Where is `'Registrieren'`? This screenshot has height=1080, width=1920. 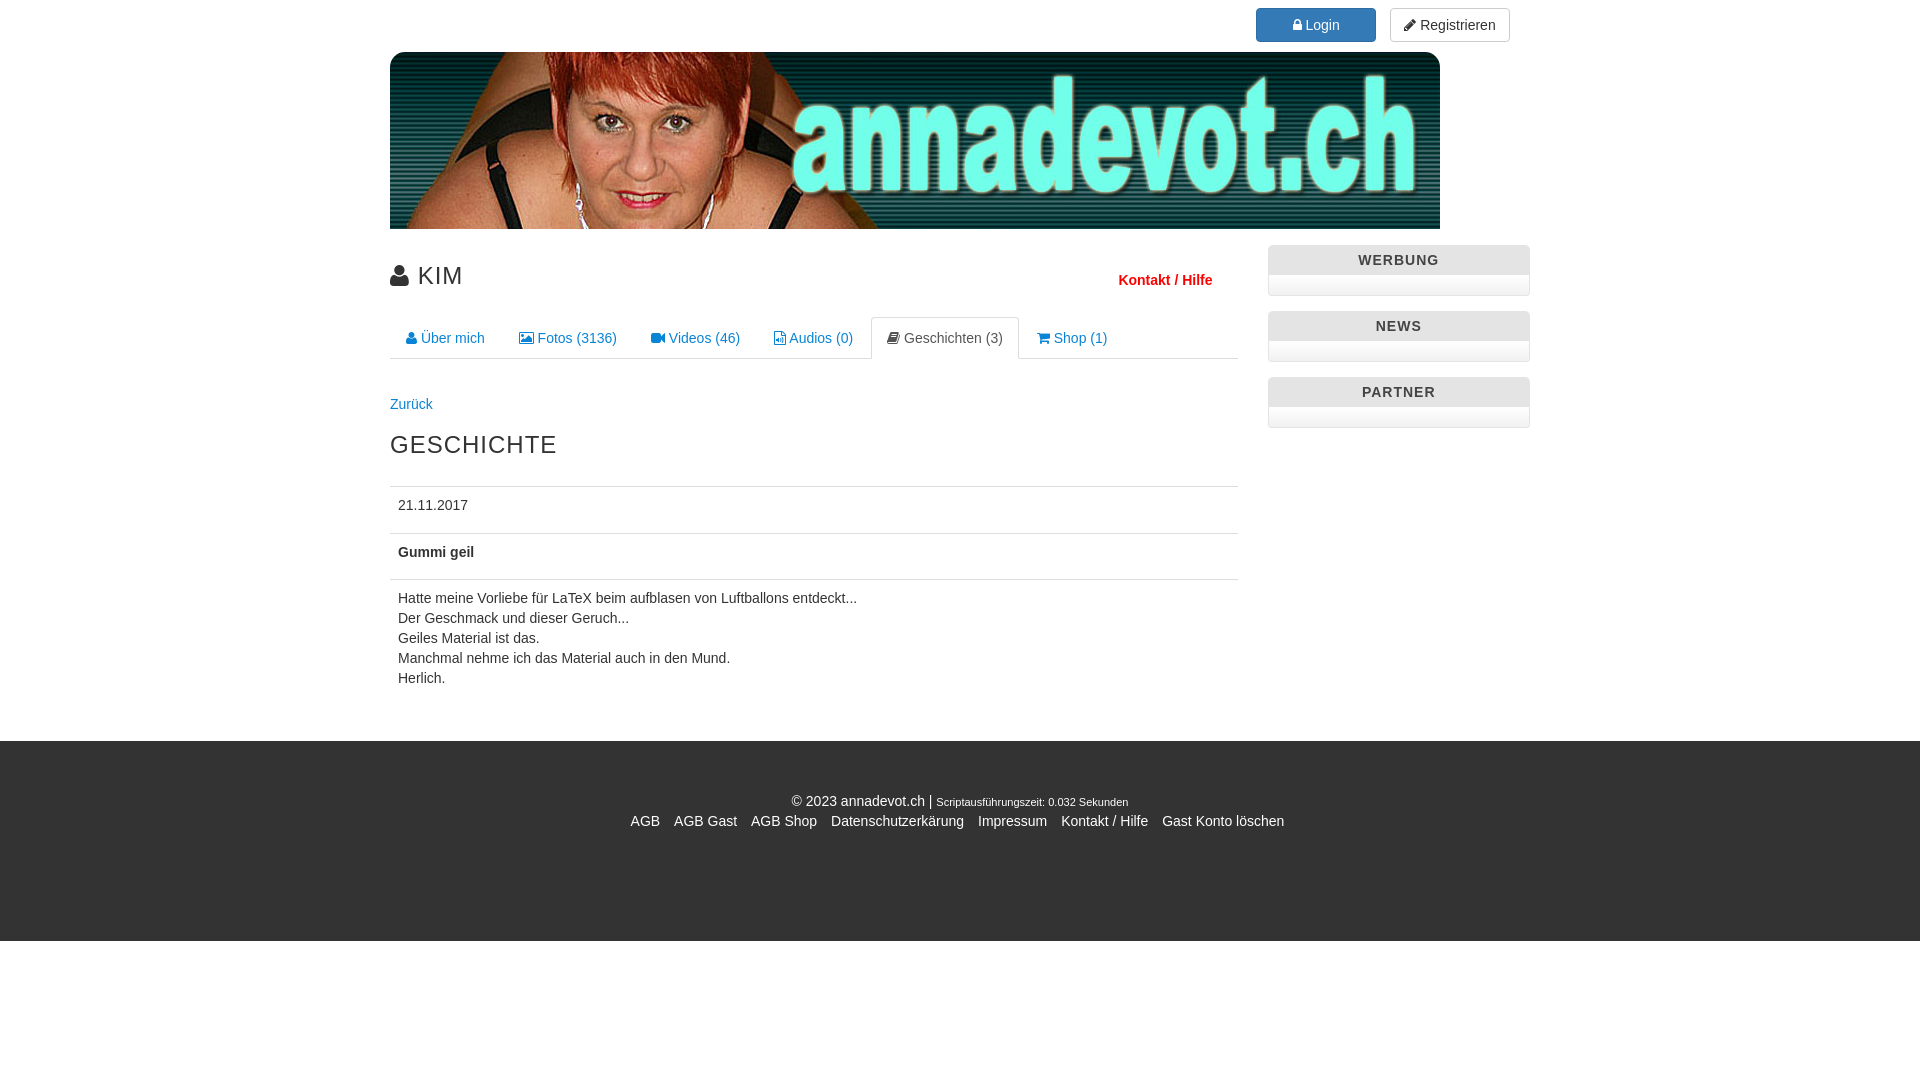 'Registrieren' is located at coordinates (1449, 24).